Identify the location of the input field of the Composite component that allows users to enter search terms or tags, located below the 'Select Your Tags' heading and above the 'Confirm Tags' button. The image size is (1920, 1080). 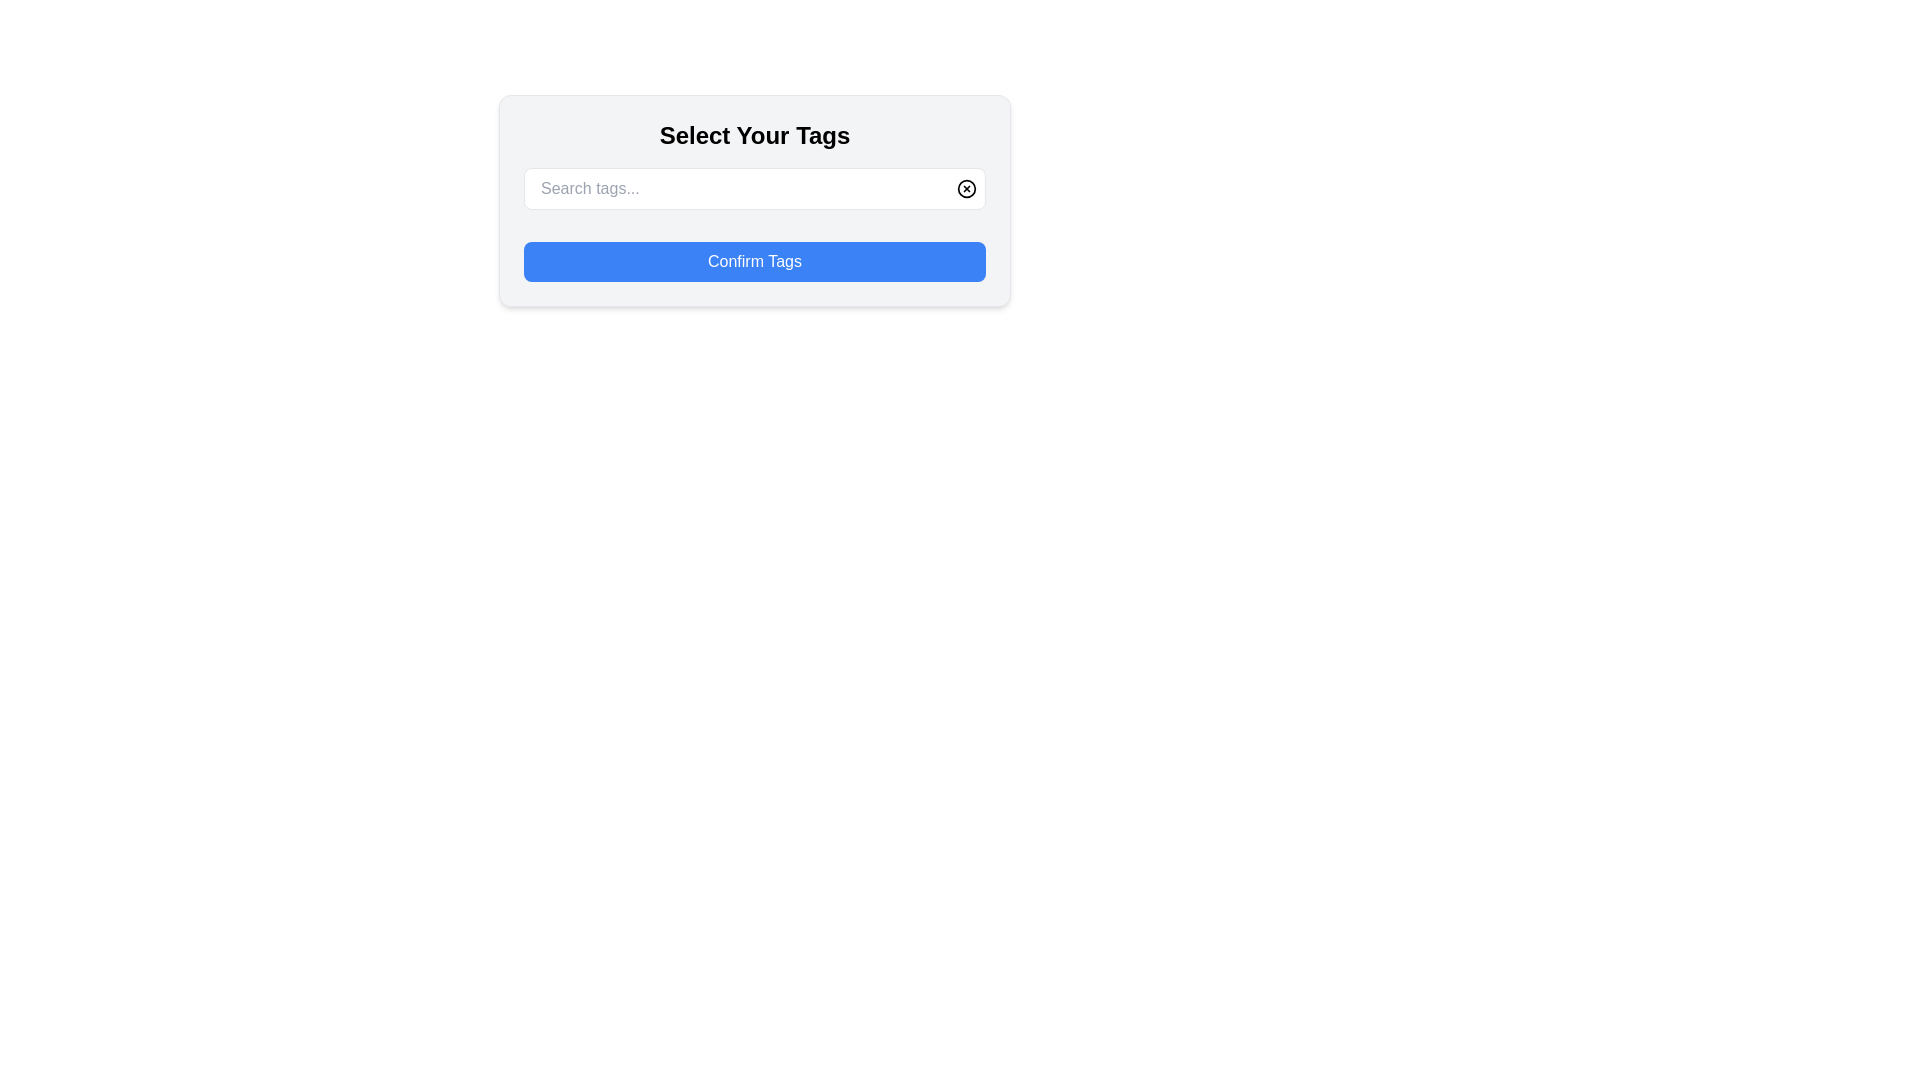
(753, 189).